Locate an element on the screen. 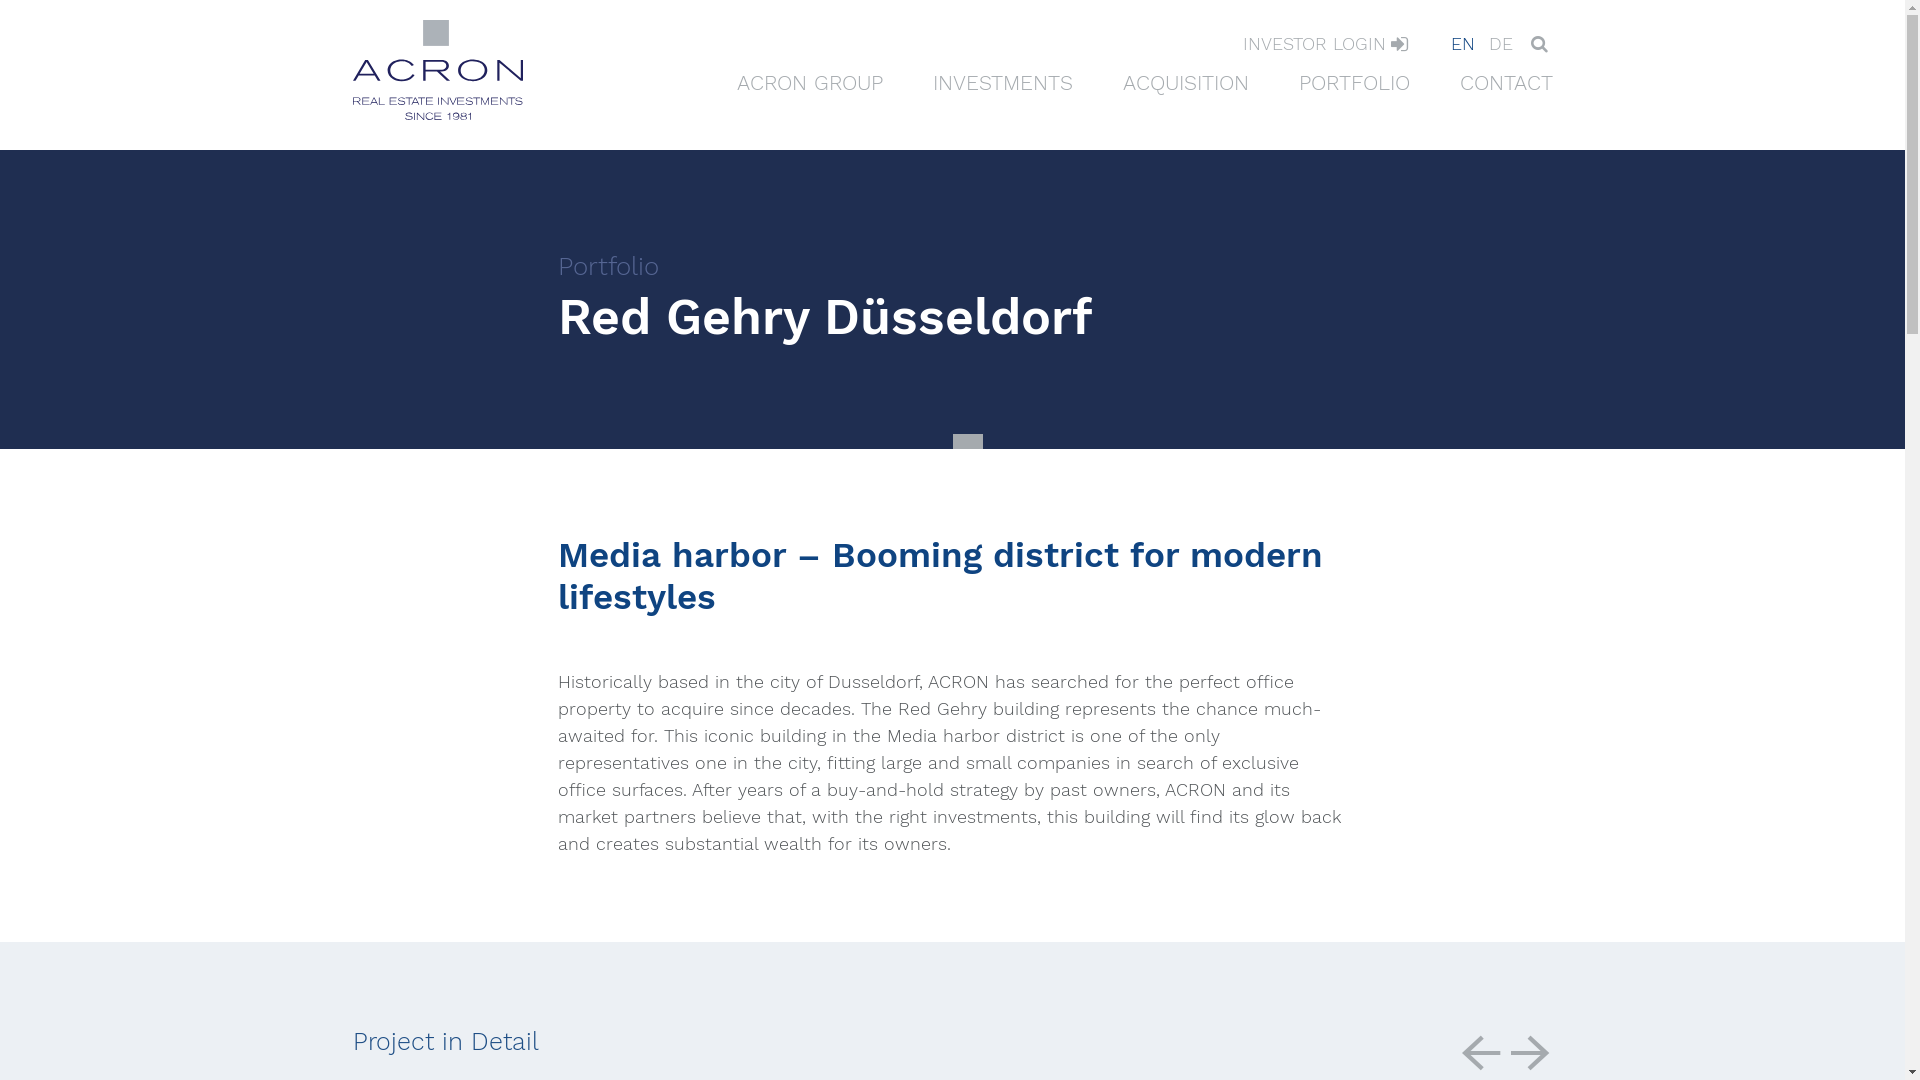 The height and width of the screenshot is (1080, 1920). 'INVESTOR LOGIN' is located at coordinates (1319, 45).